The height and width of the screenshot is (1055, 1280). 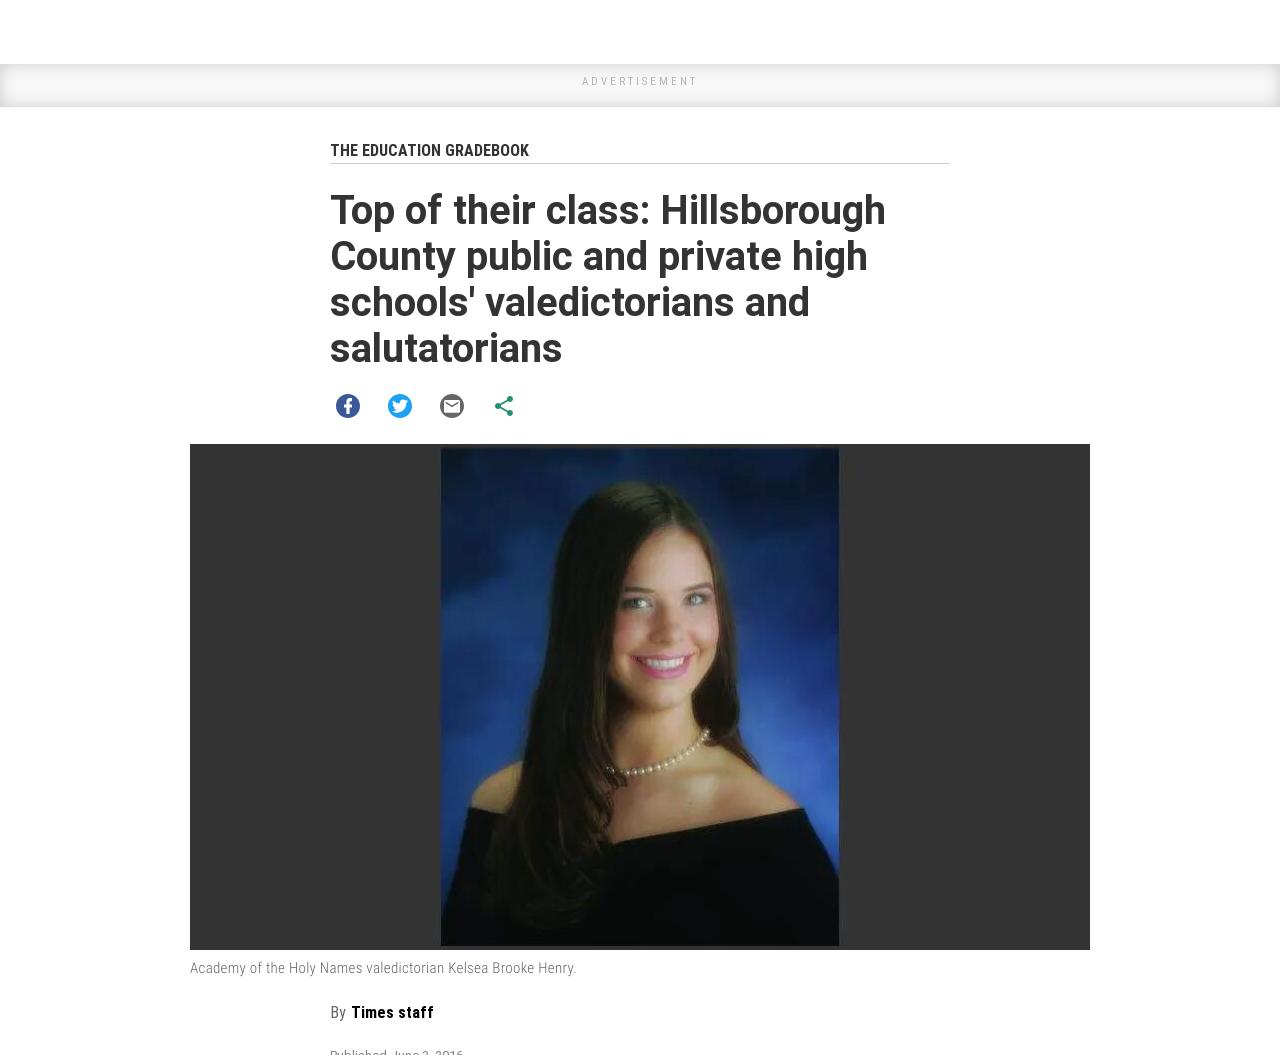 I want to click on 'Parents: Kamlesh and Ami Patel', so click(x=451, y=789).